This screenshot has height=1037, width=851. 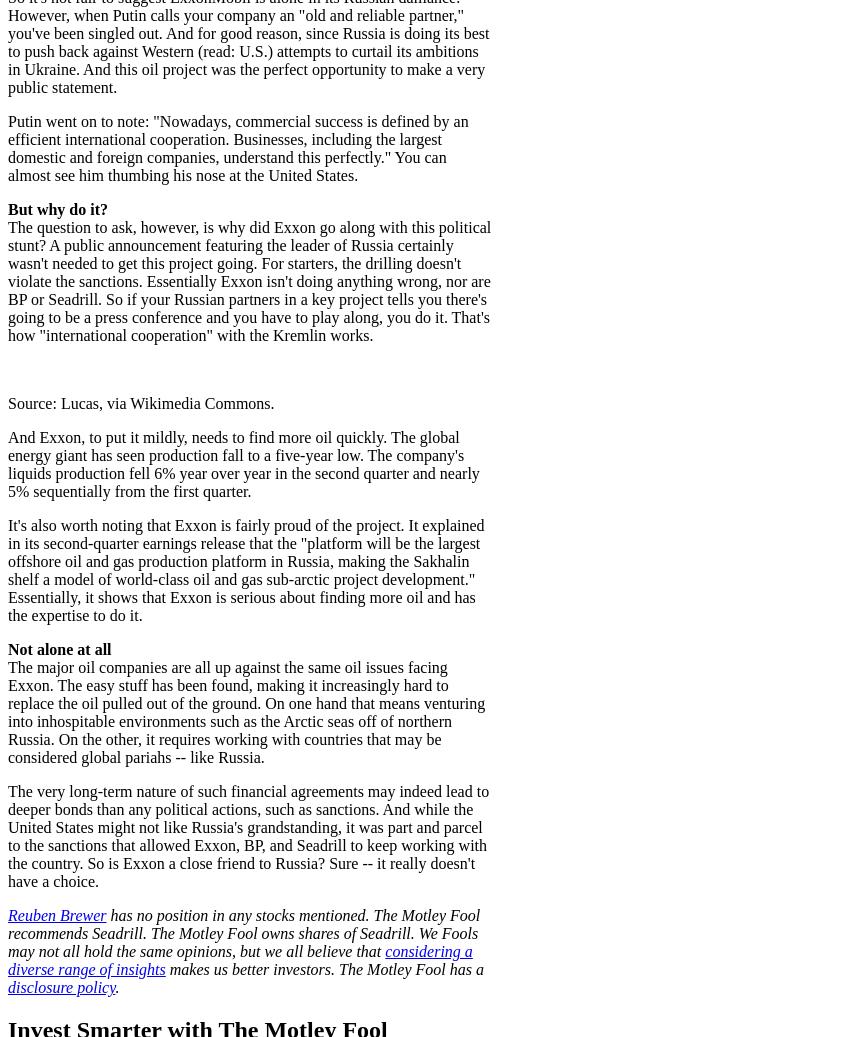 What do you see at coordinates (6, 914) in the screenshot?
I see `'Reuben Brewer'` at bounding box center [6, 914].